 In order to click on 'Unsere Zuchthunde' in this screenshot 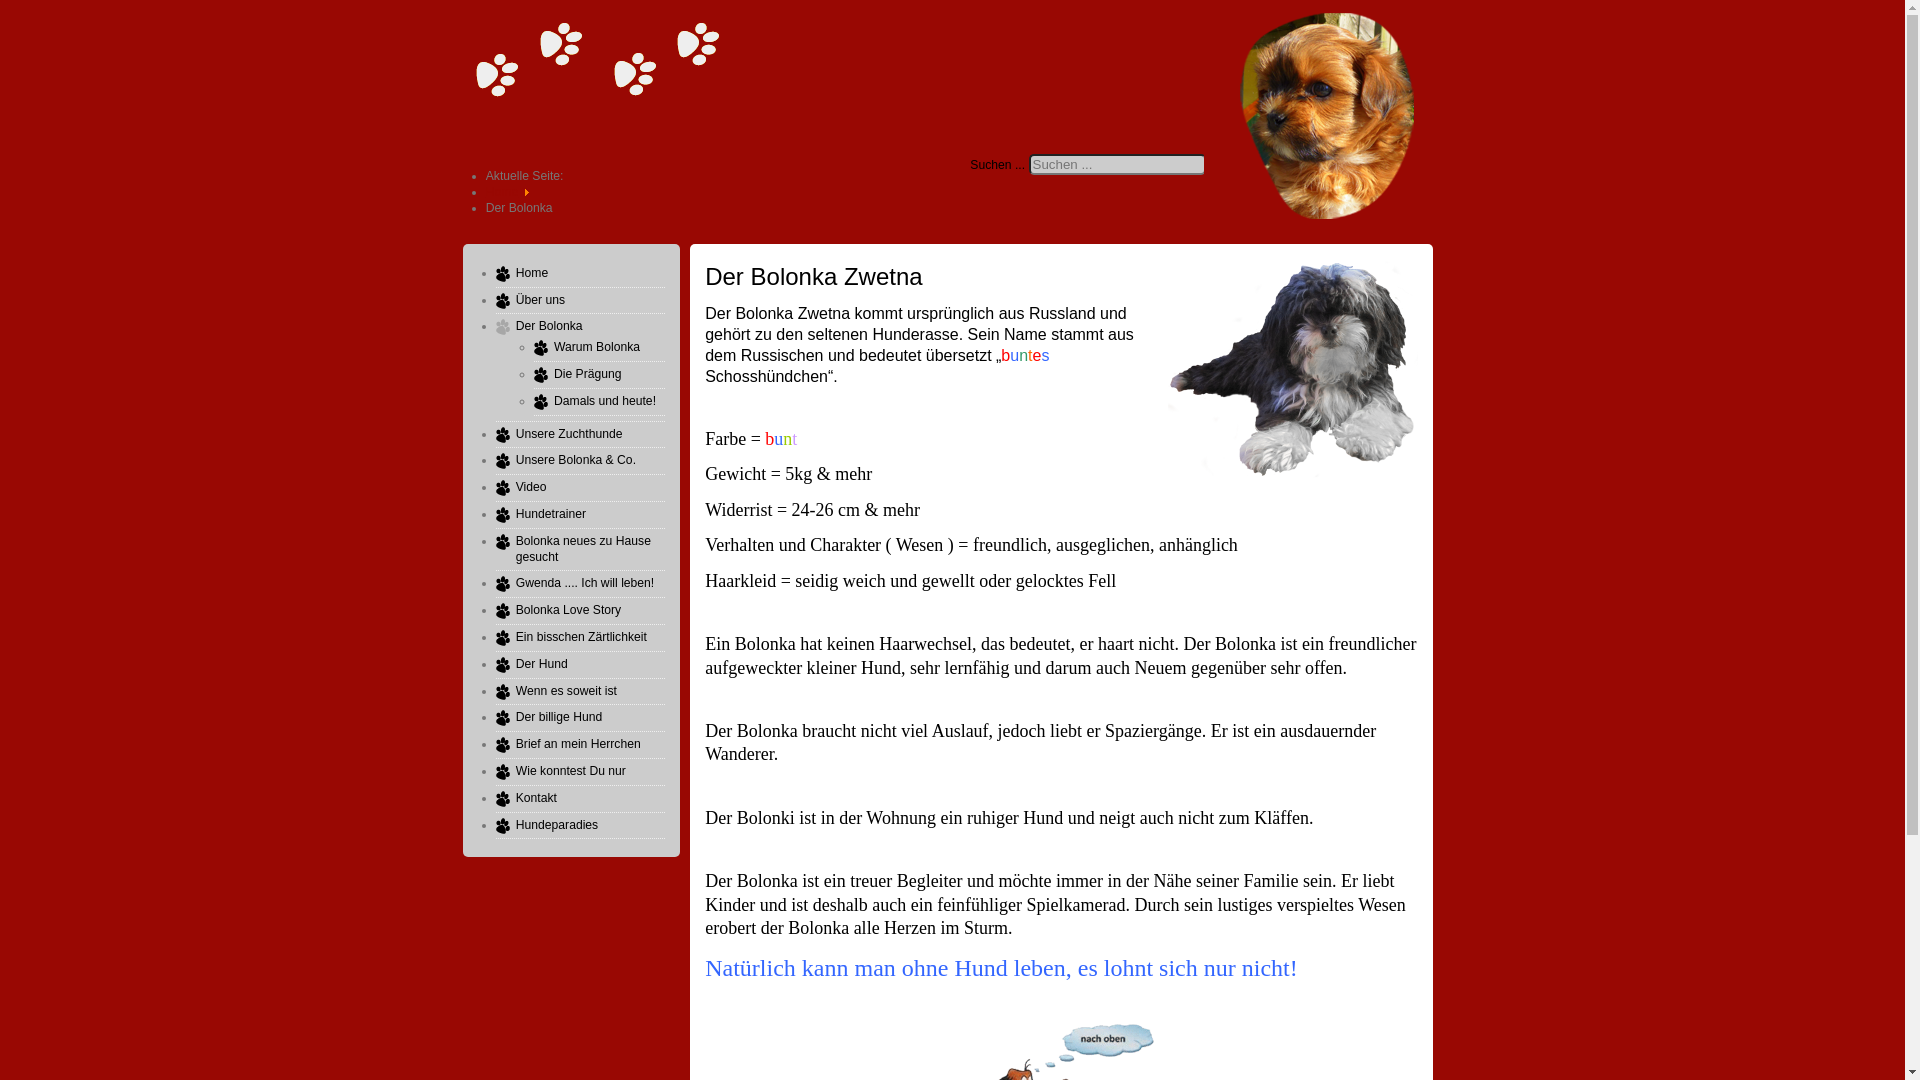, I will do `click(568, 433)`.